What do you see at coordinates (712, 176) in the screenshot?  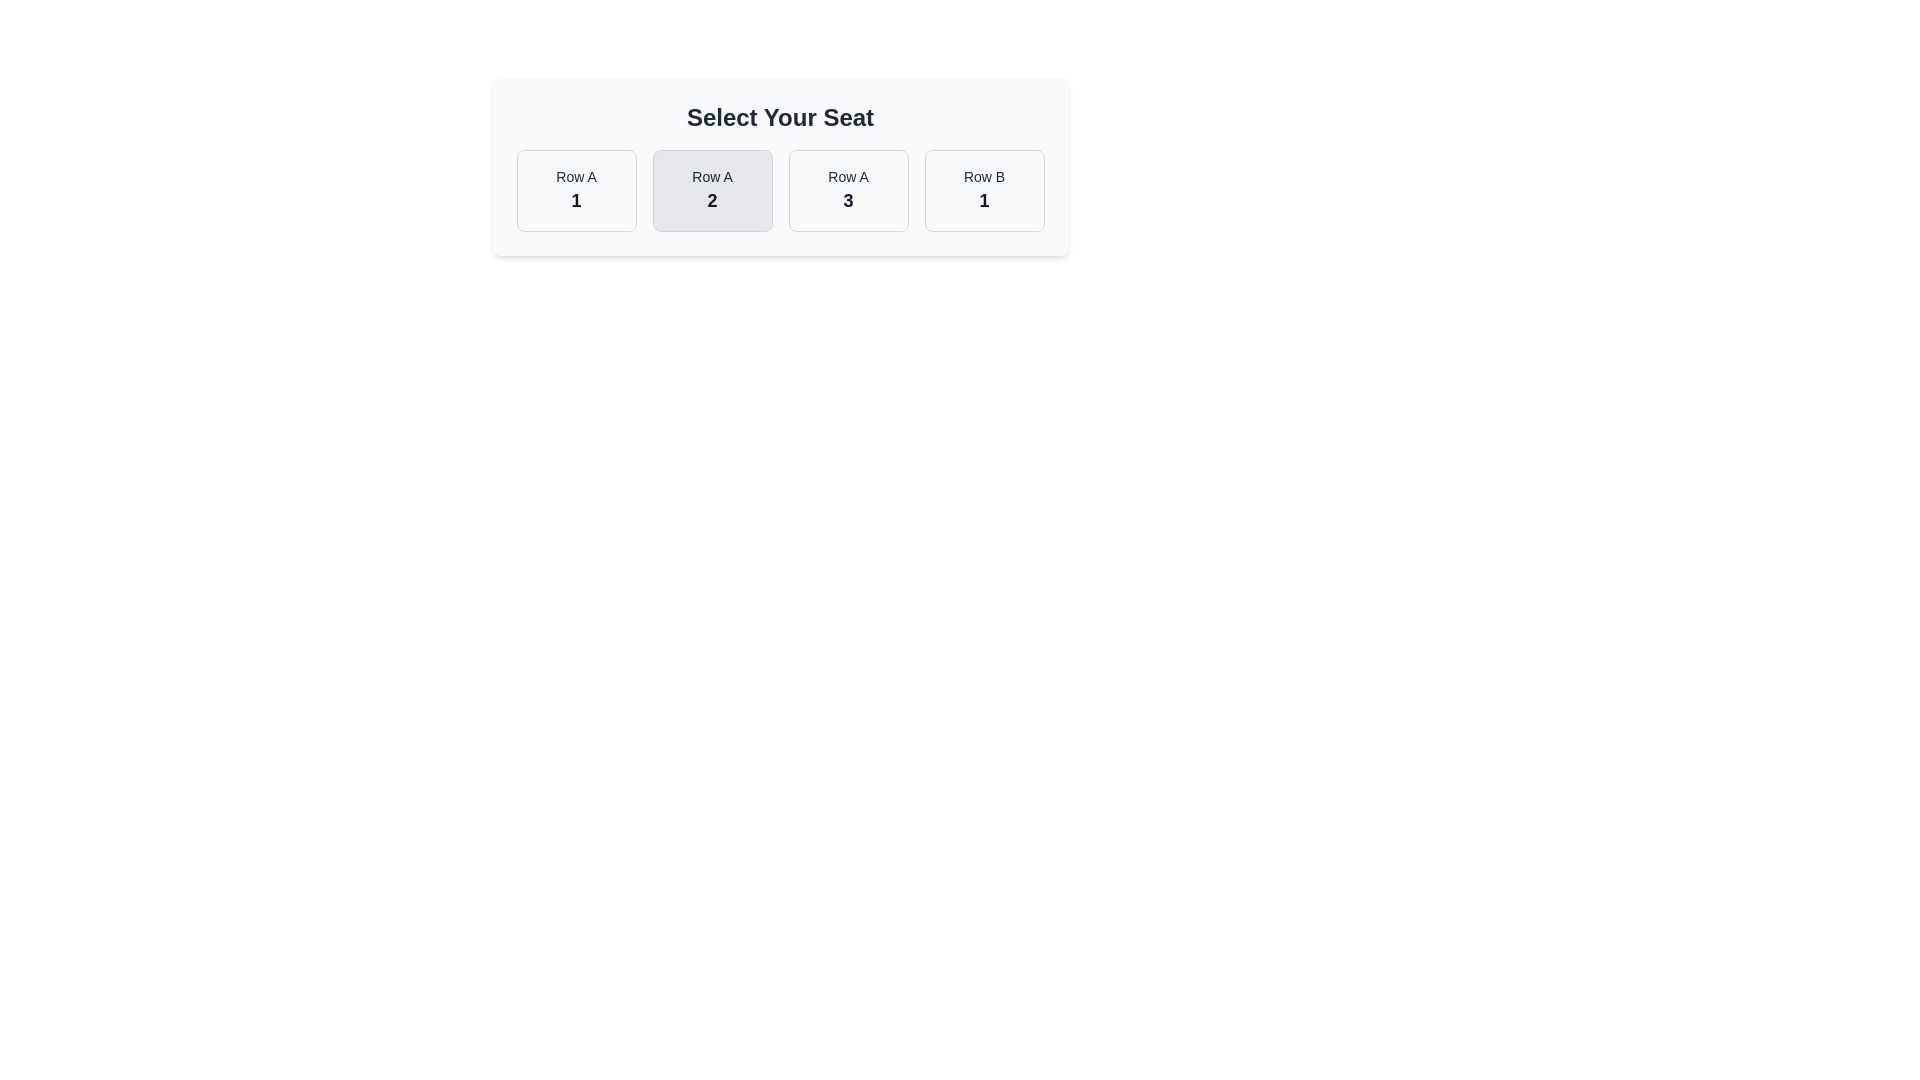 I see `the label displaying the text 'Row A', which is positioned above the numerical identifier '2' in the button labeled 'Row A2'` at bounding box center [712, 176].